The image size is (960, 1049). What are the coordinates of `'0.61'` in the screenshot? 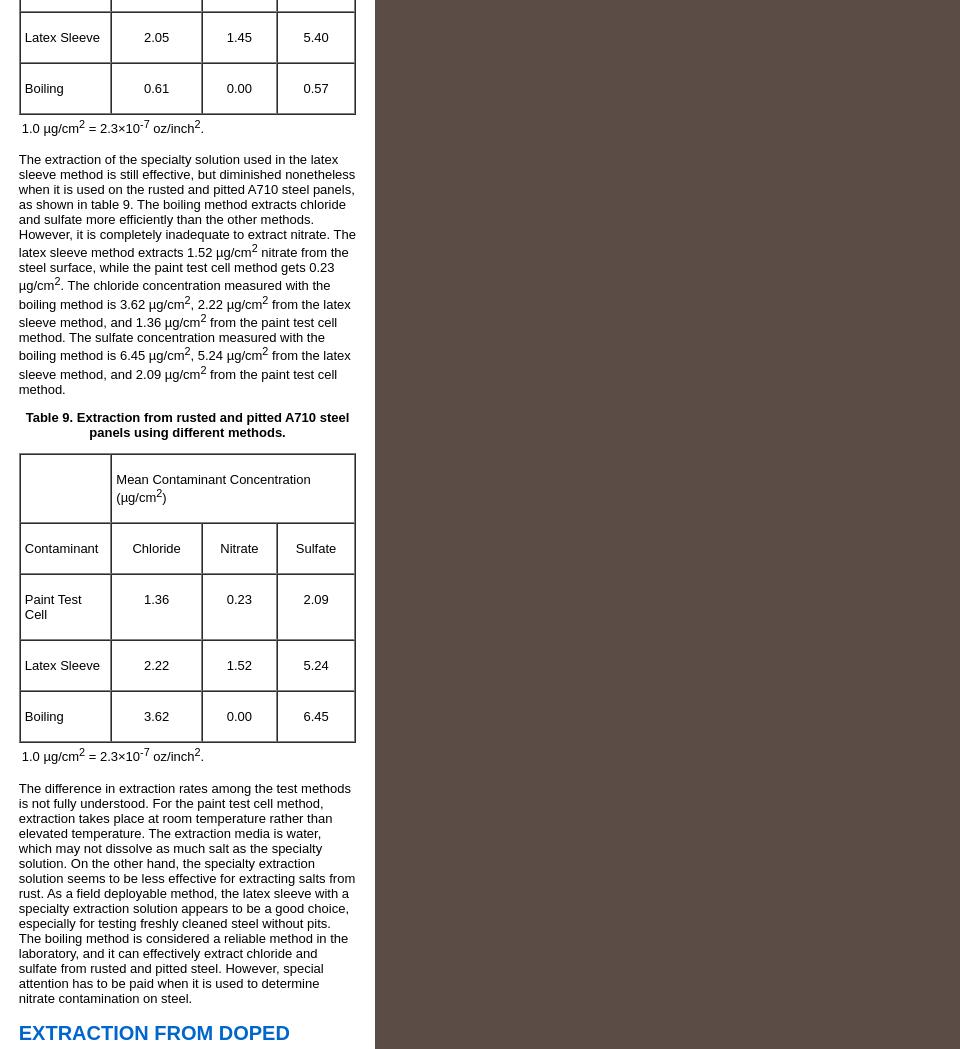 It's located at (142, 86).